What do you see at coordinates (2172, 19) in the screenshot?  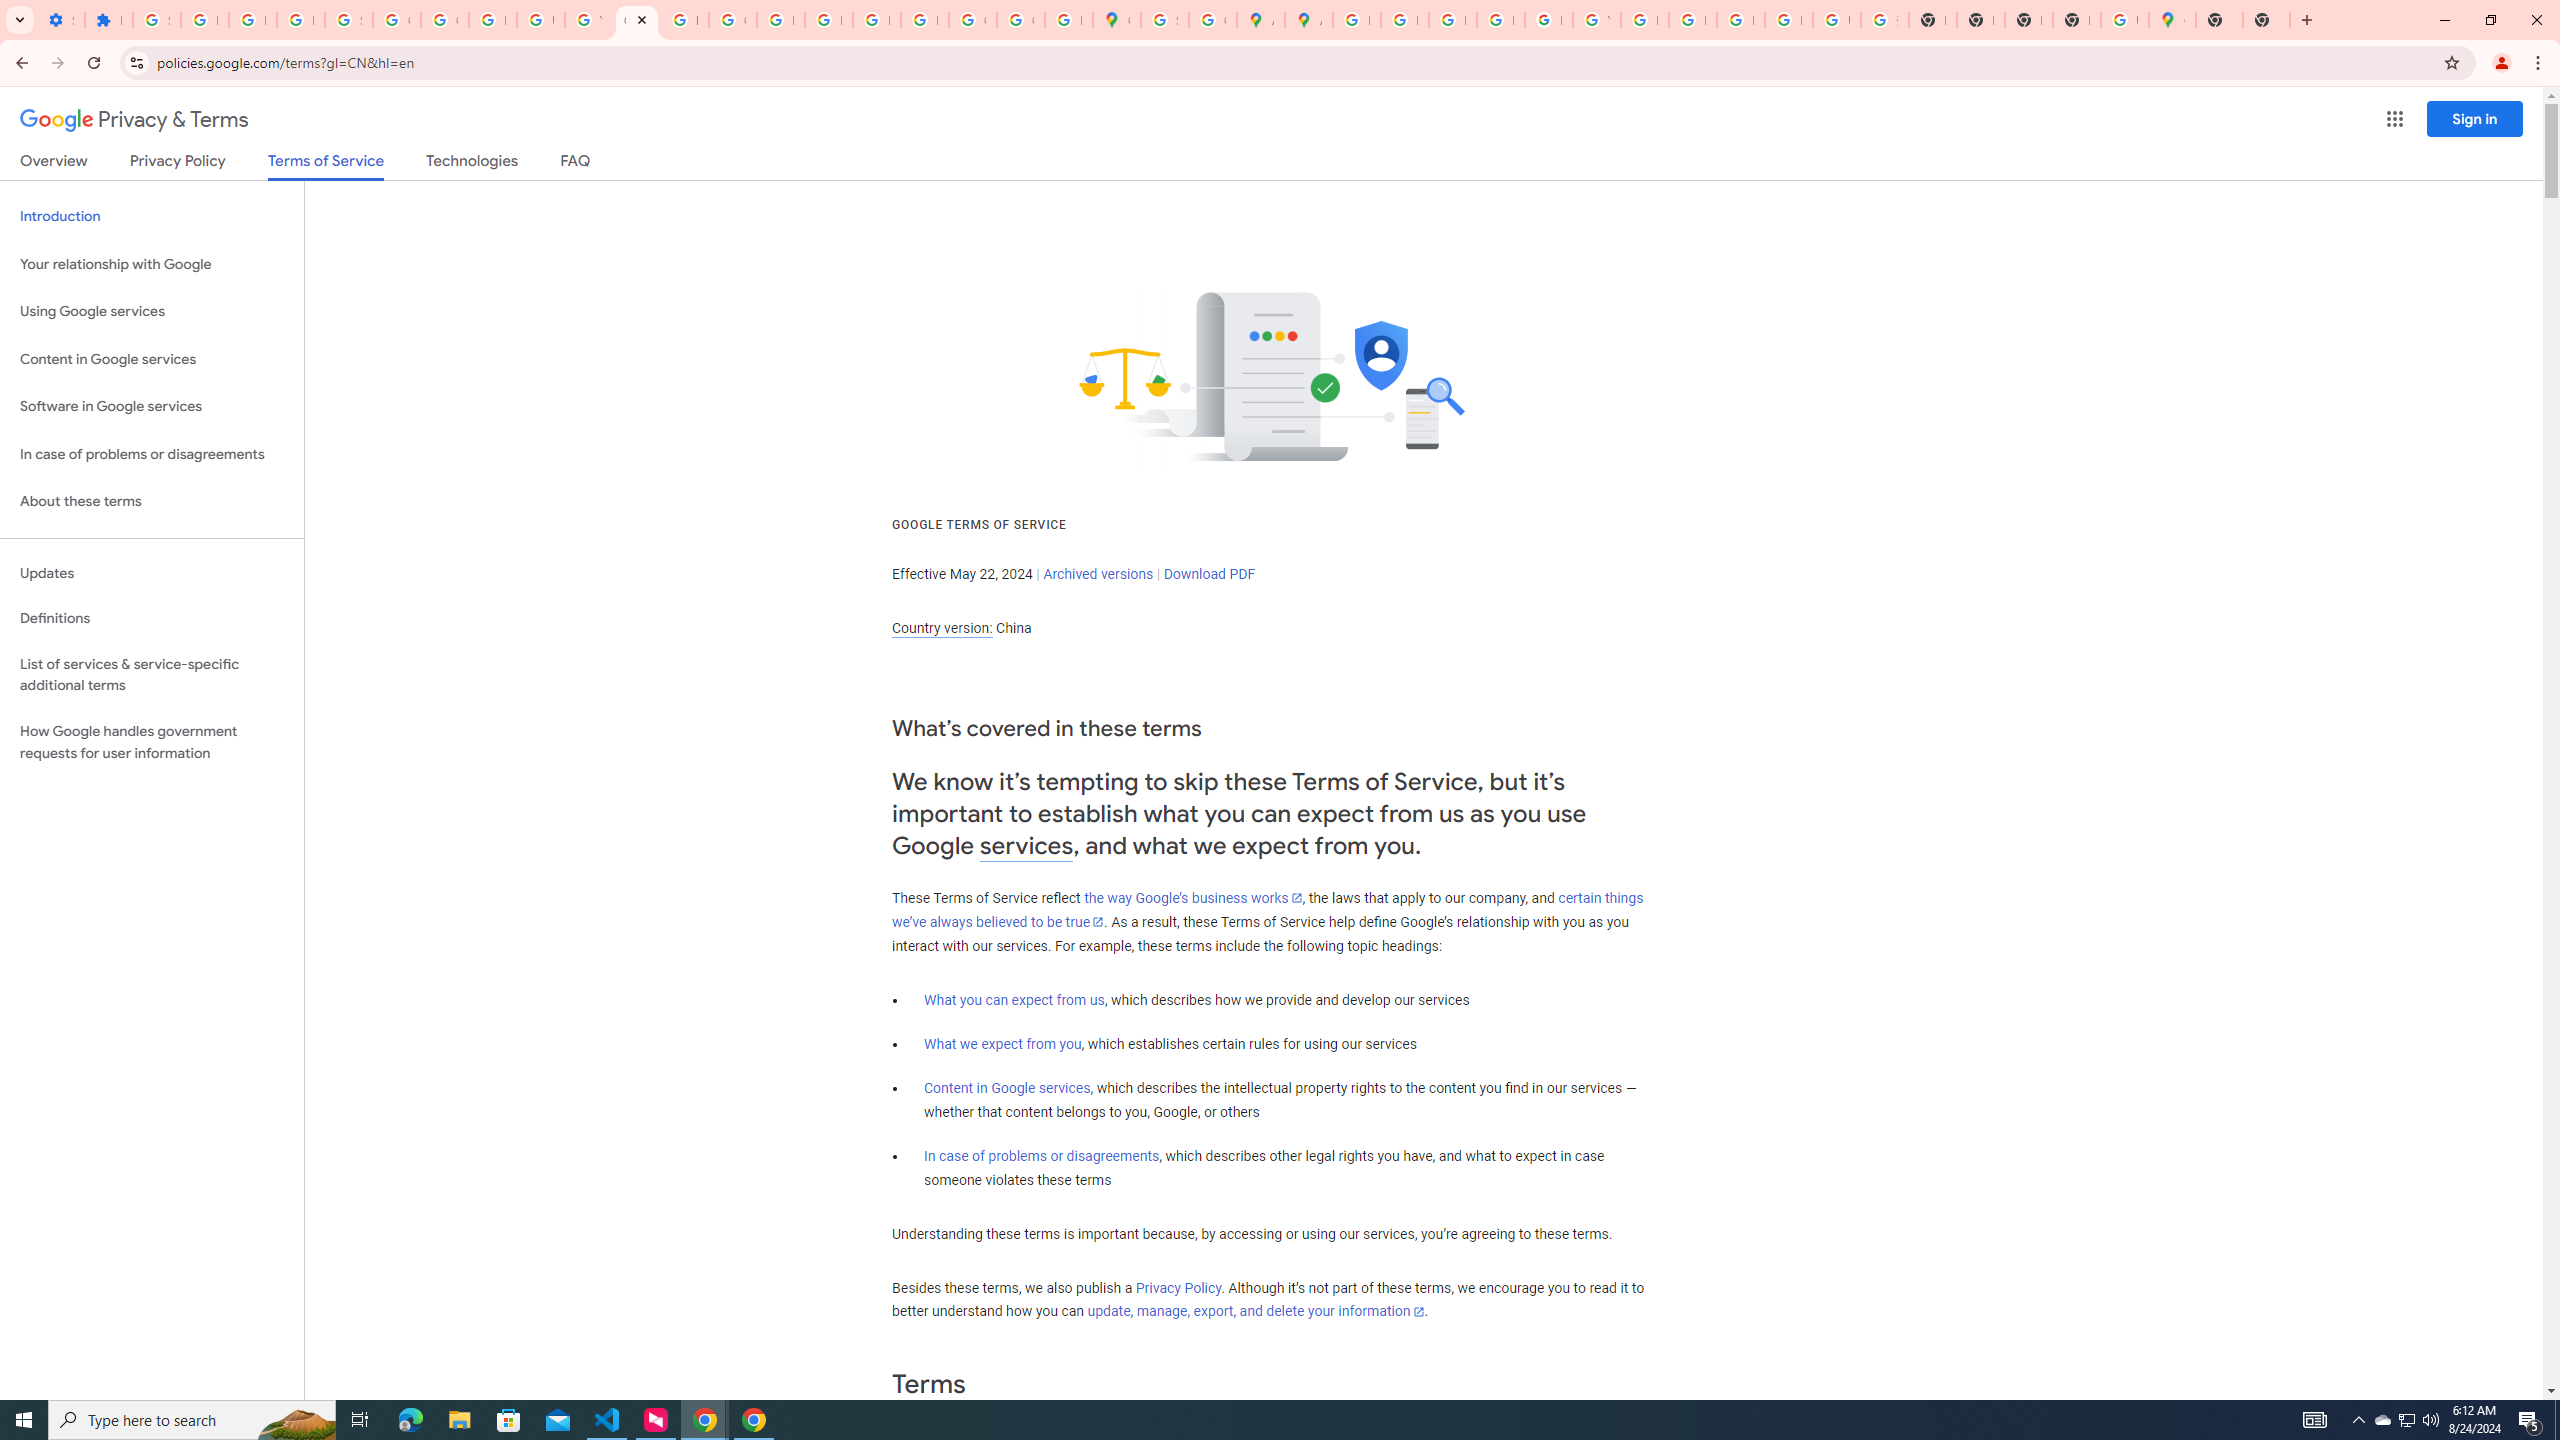 I see `'Google Maps'` at bounding box center [2172, 19].